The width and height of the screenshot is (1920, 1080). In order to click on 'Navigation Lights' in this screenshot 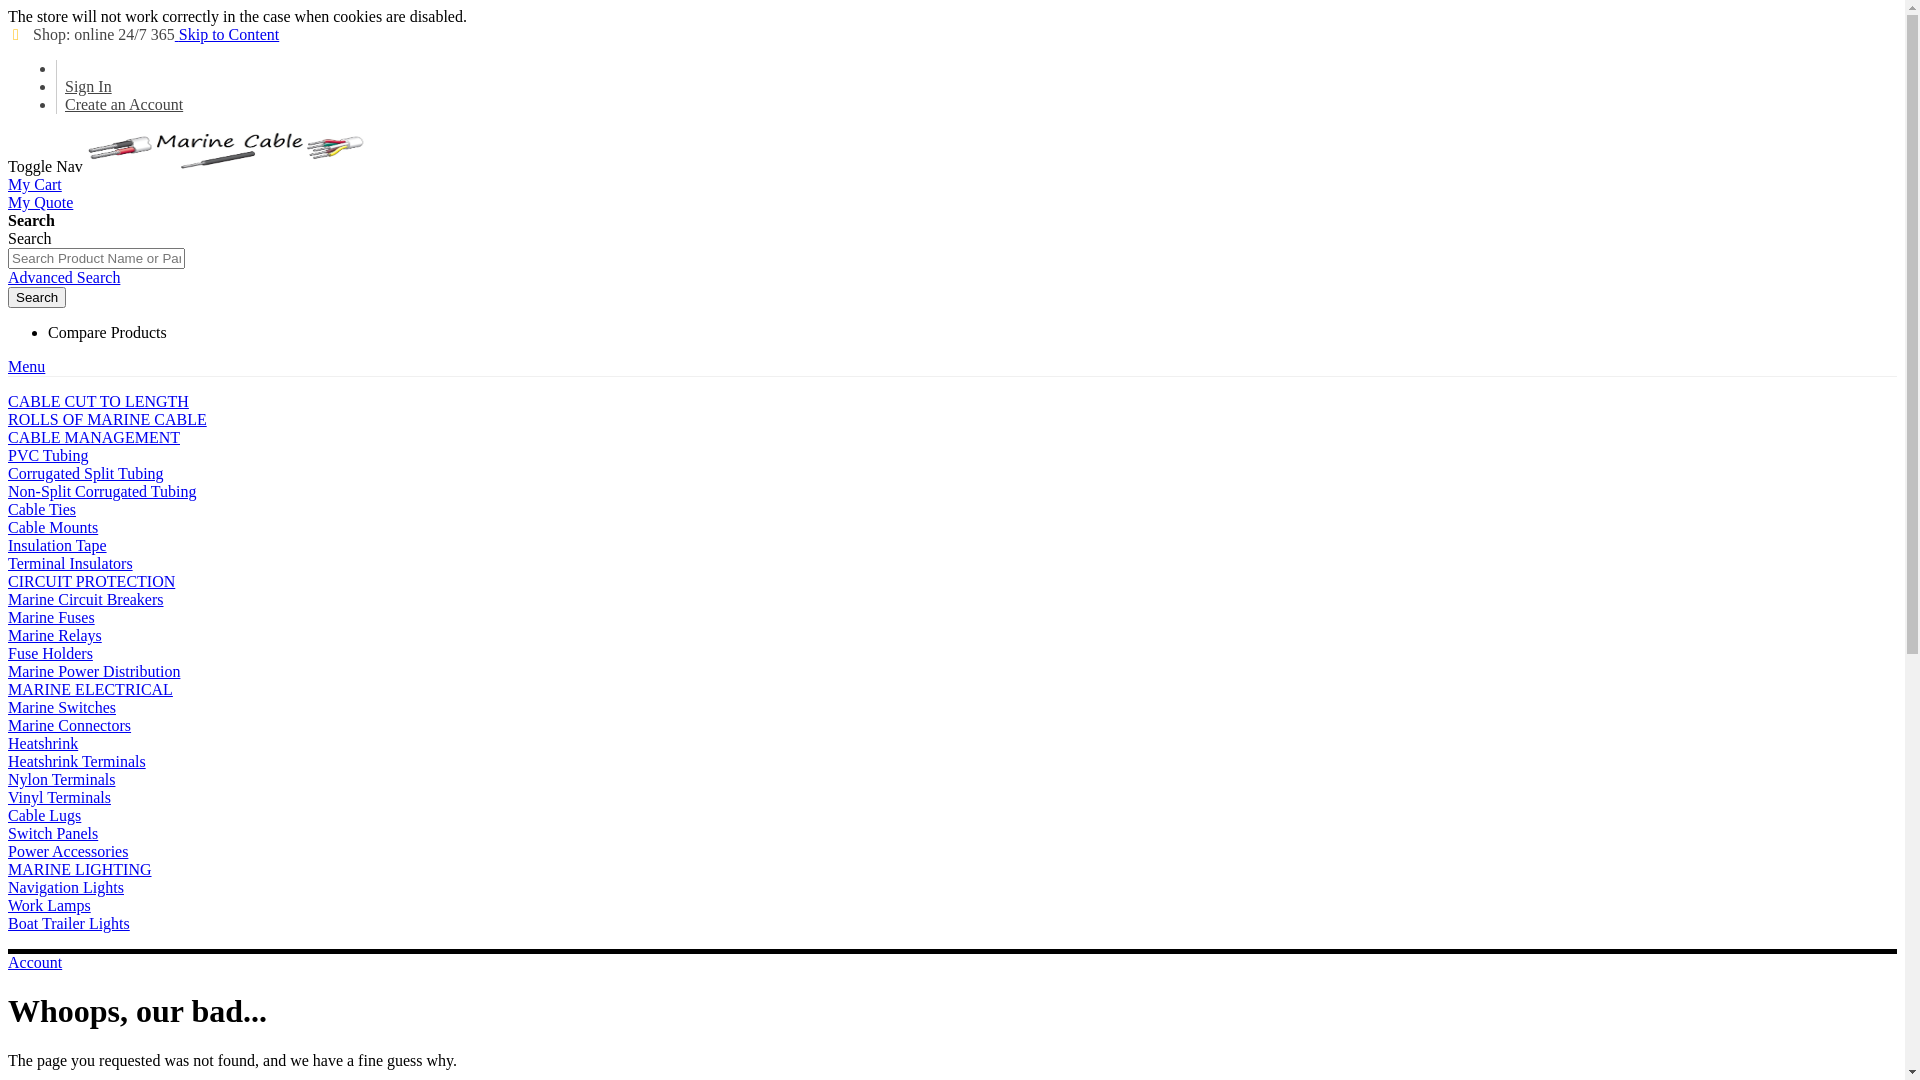, I will do `click(66, 886)`.